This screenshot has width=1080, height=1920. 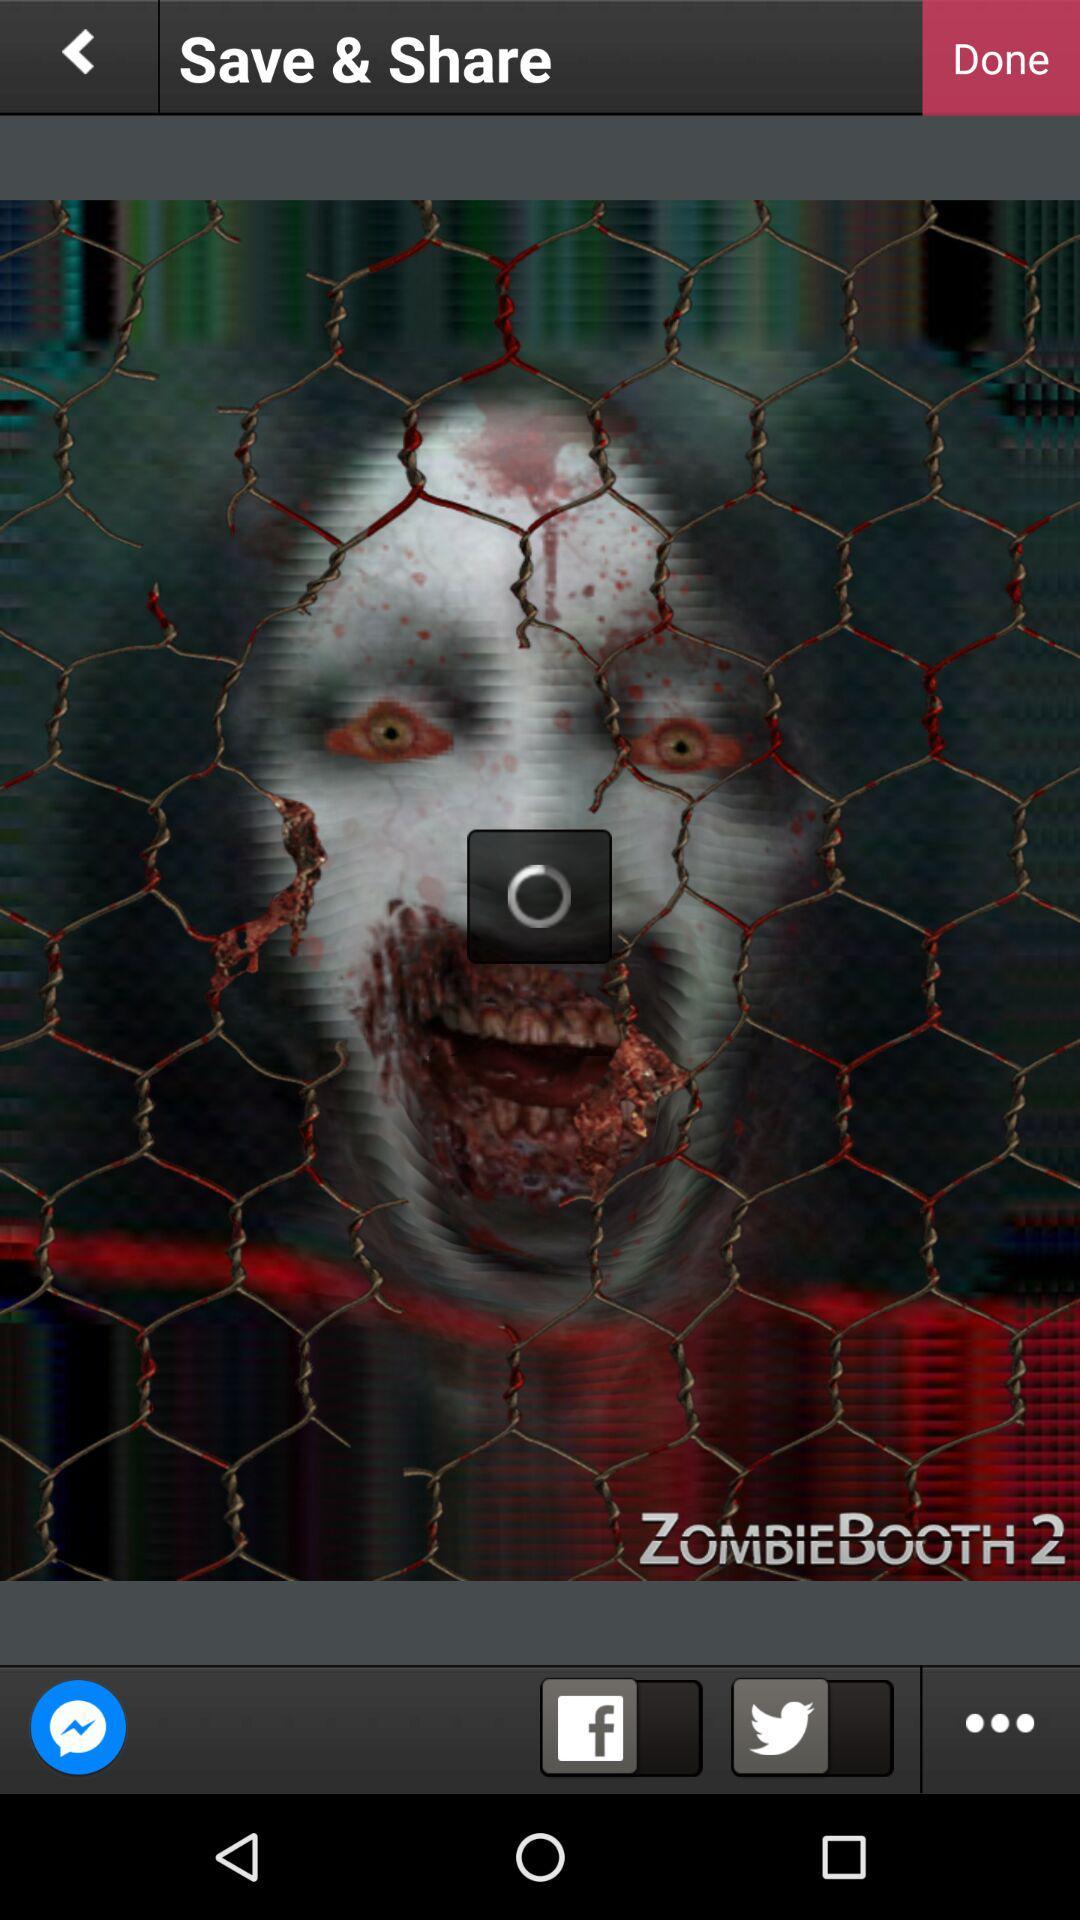 I want to click on go back, so click(x=77, y=57).